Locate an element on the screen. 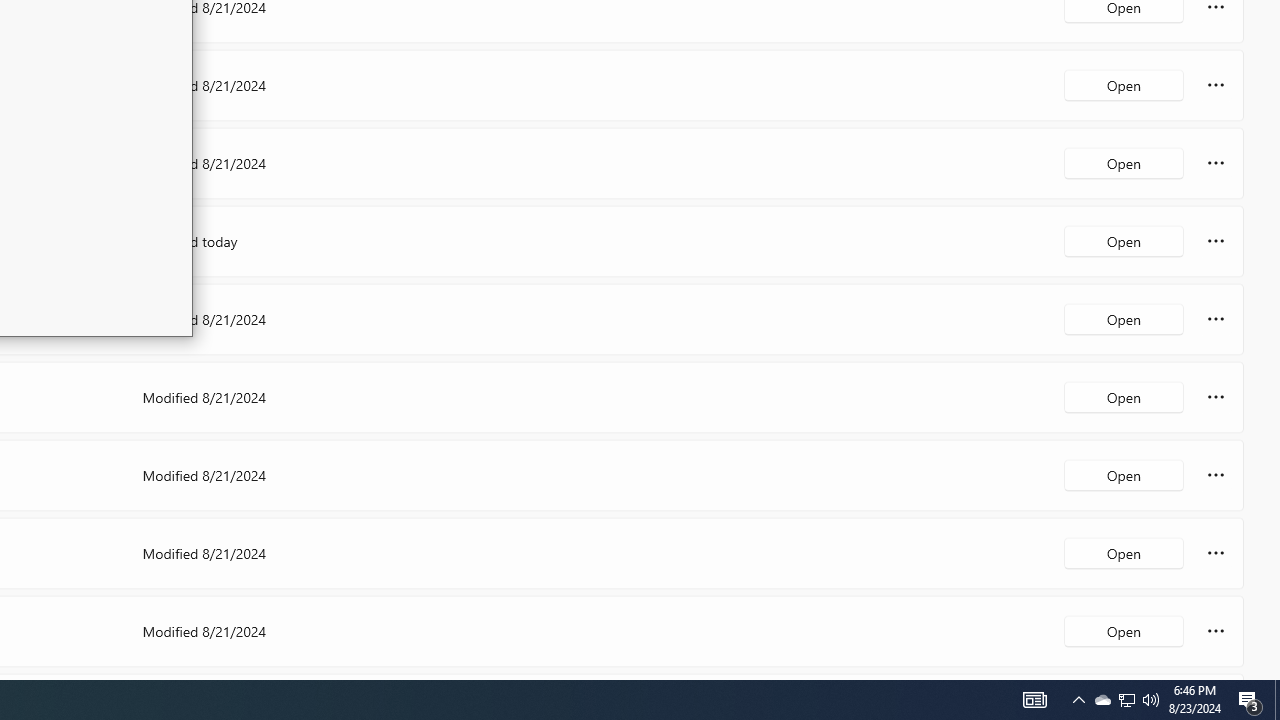 The width and height of the screenshot is (1280, 720). 'User Promoted Notification Area' is located at coordinates (1127, 698).